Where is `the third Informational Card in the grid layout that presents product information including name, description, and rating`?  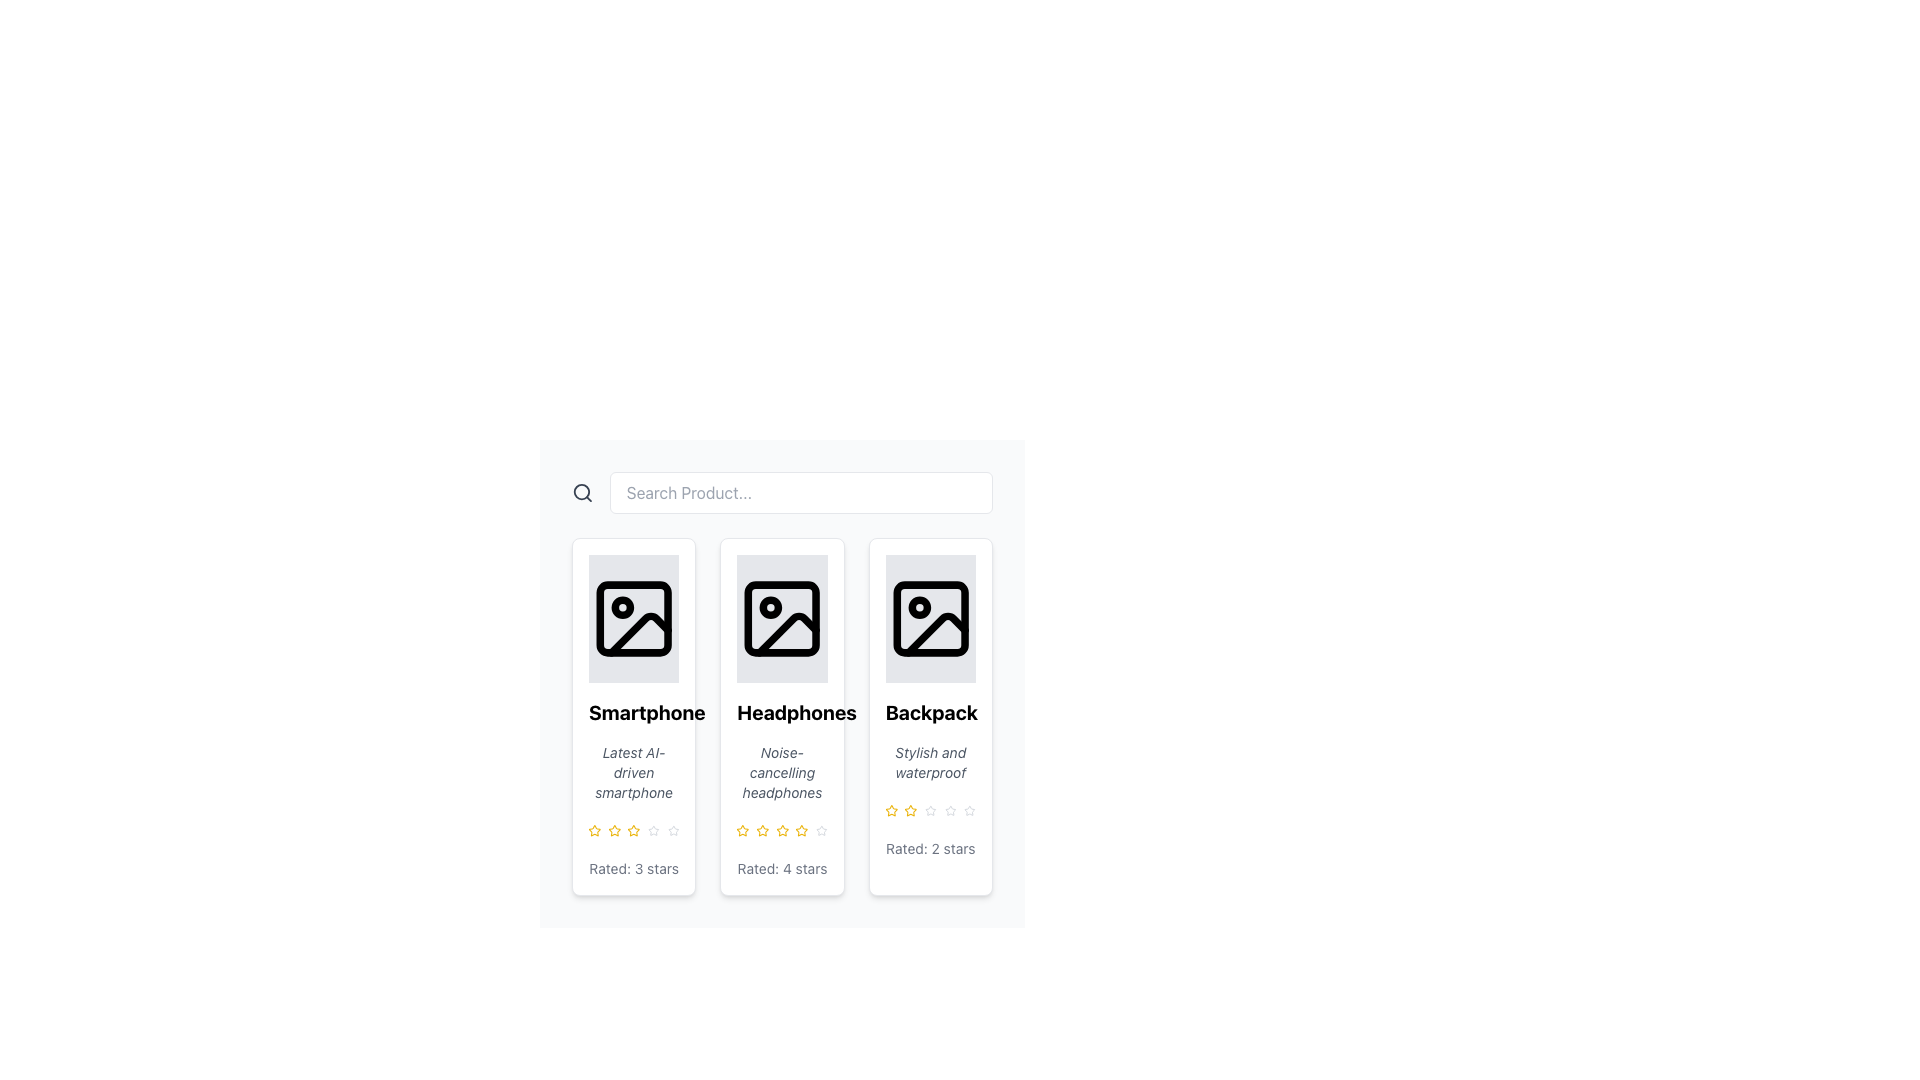 the third Informational Card in the grid layout that presents product information including name, description, and rating is located at coordinates (929, 716).